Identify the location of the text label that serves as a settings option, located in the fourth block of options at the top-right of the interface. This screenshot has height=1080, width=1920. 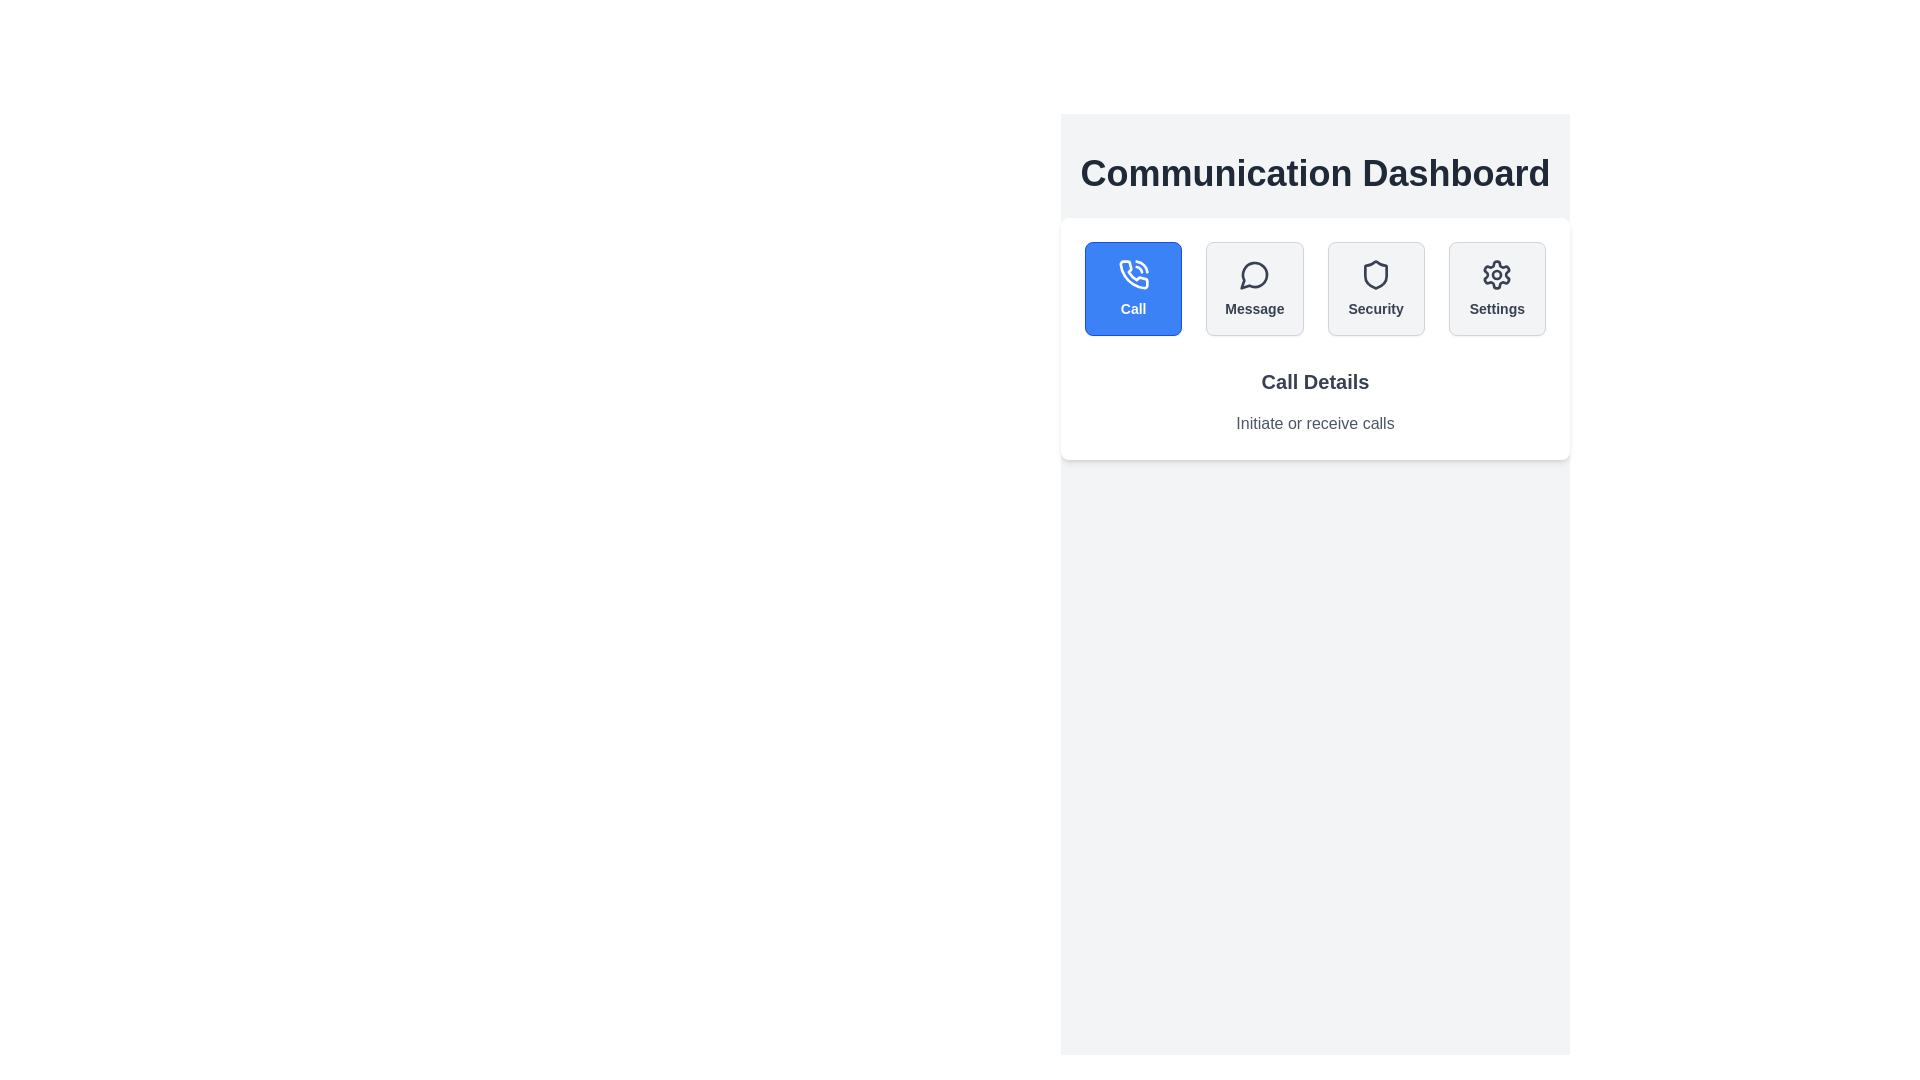
(1497, 308).